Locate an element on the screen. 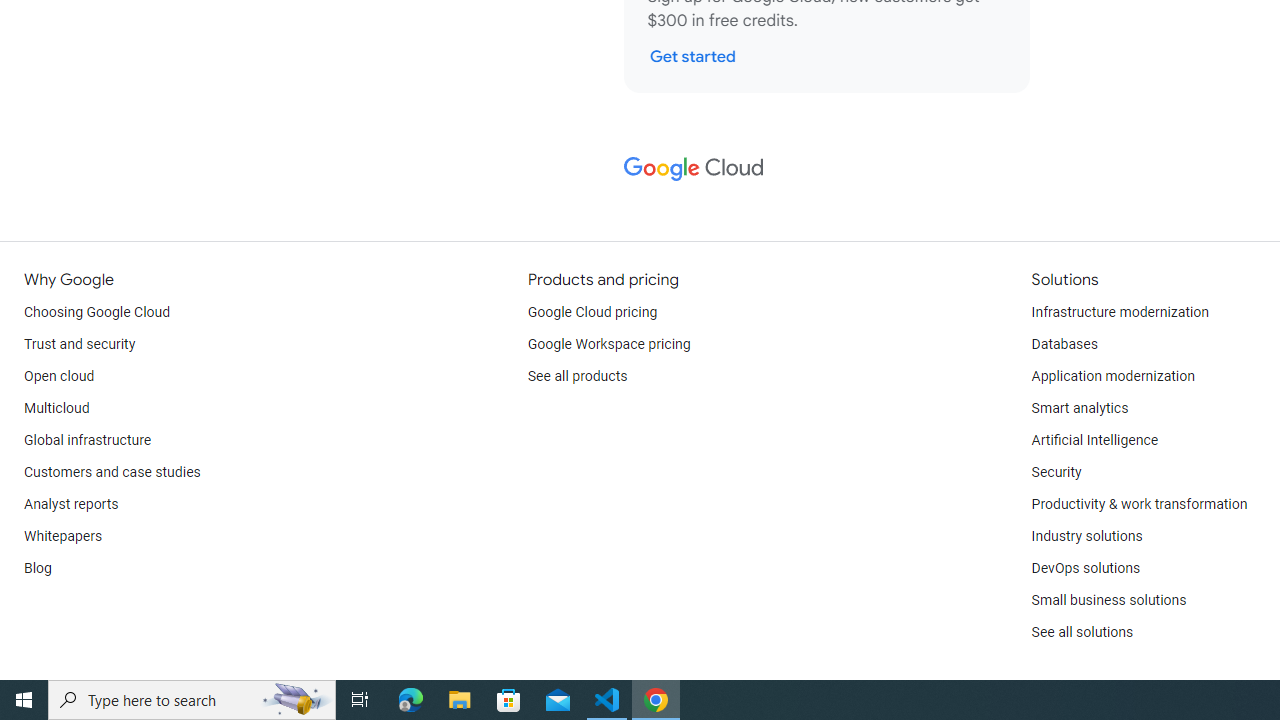  'Multicloud' is located at coordinates (56, 407).